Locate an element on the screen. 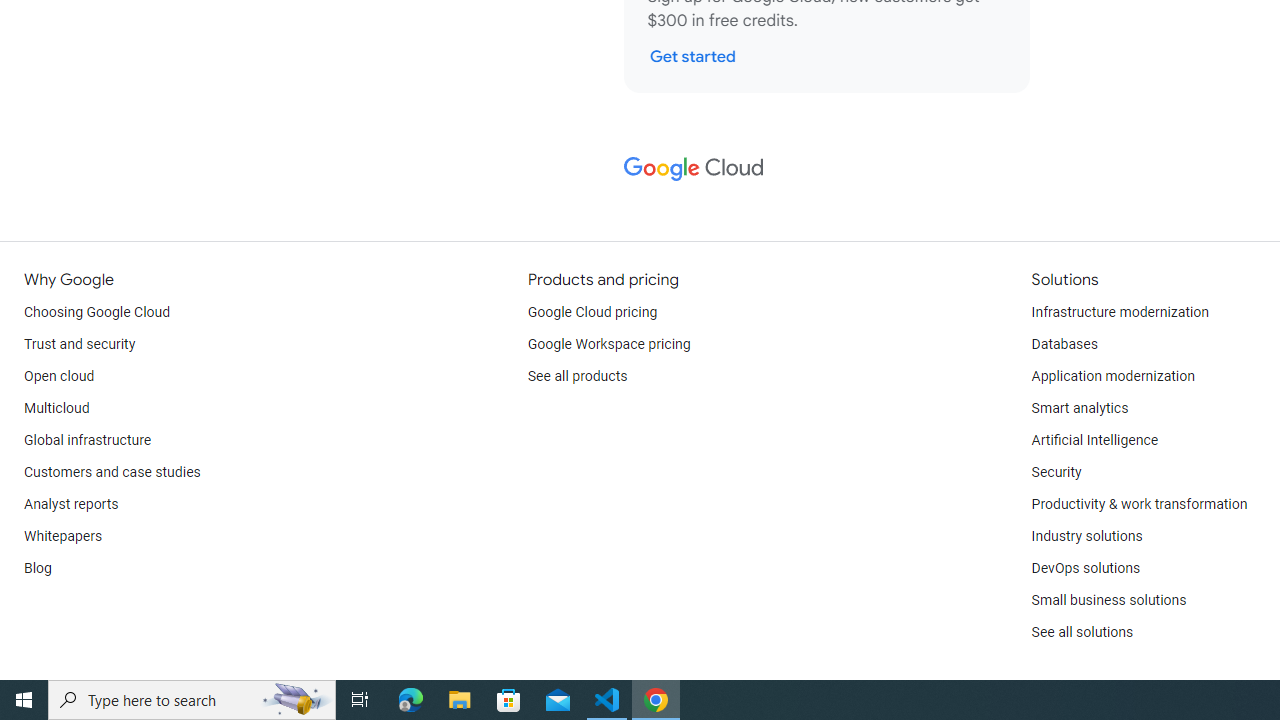  'Multicloud' is located at coordinates (56, 407).